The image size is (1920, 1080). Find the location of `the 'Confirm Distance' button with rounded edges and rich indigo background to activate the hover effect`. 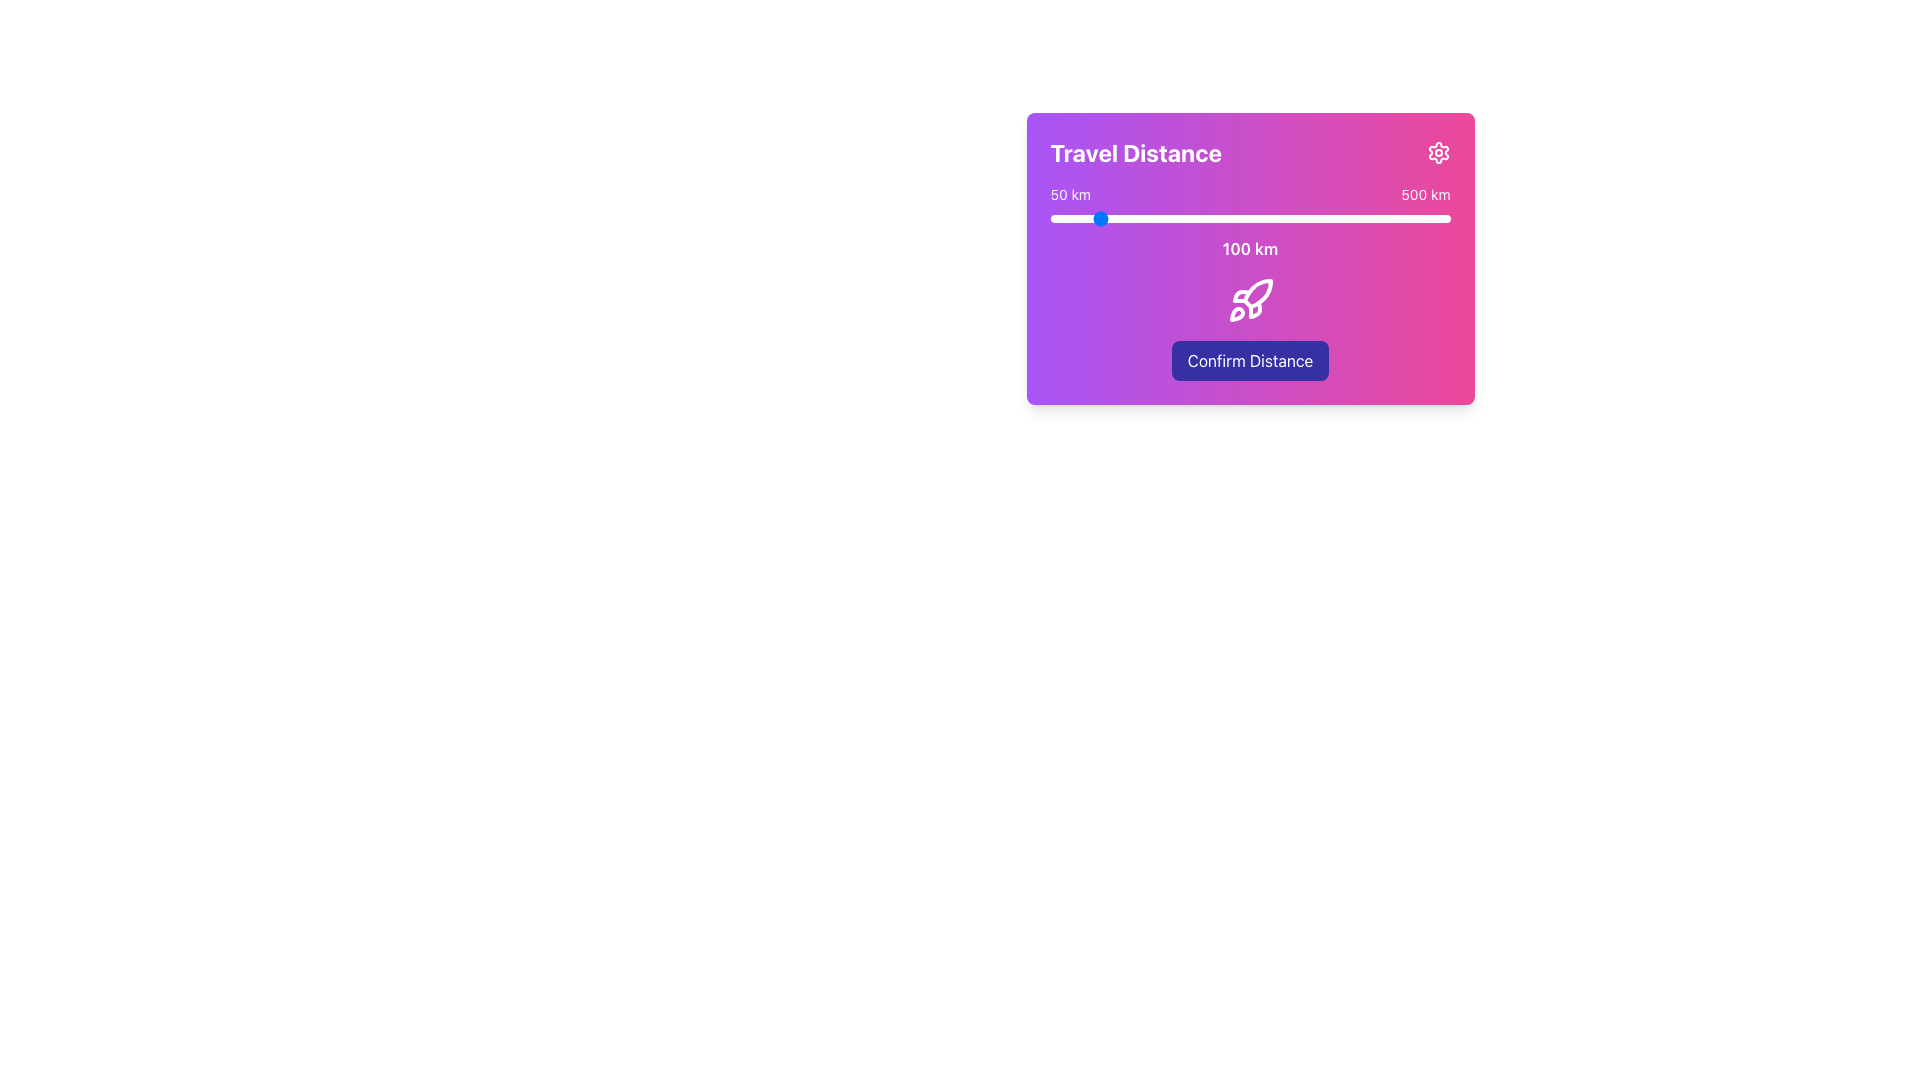

the 'Confirm Distance' button with rounded edges and rich indigo background to activate the hover effect is located at coordinates (1249, 361).